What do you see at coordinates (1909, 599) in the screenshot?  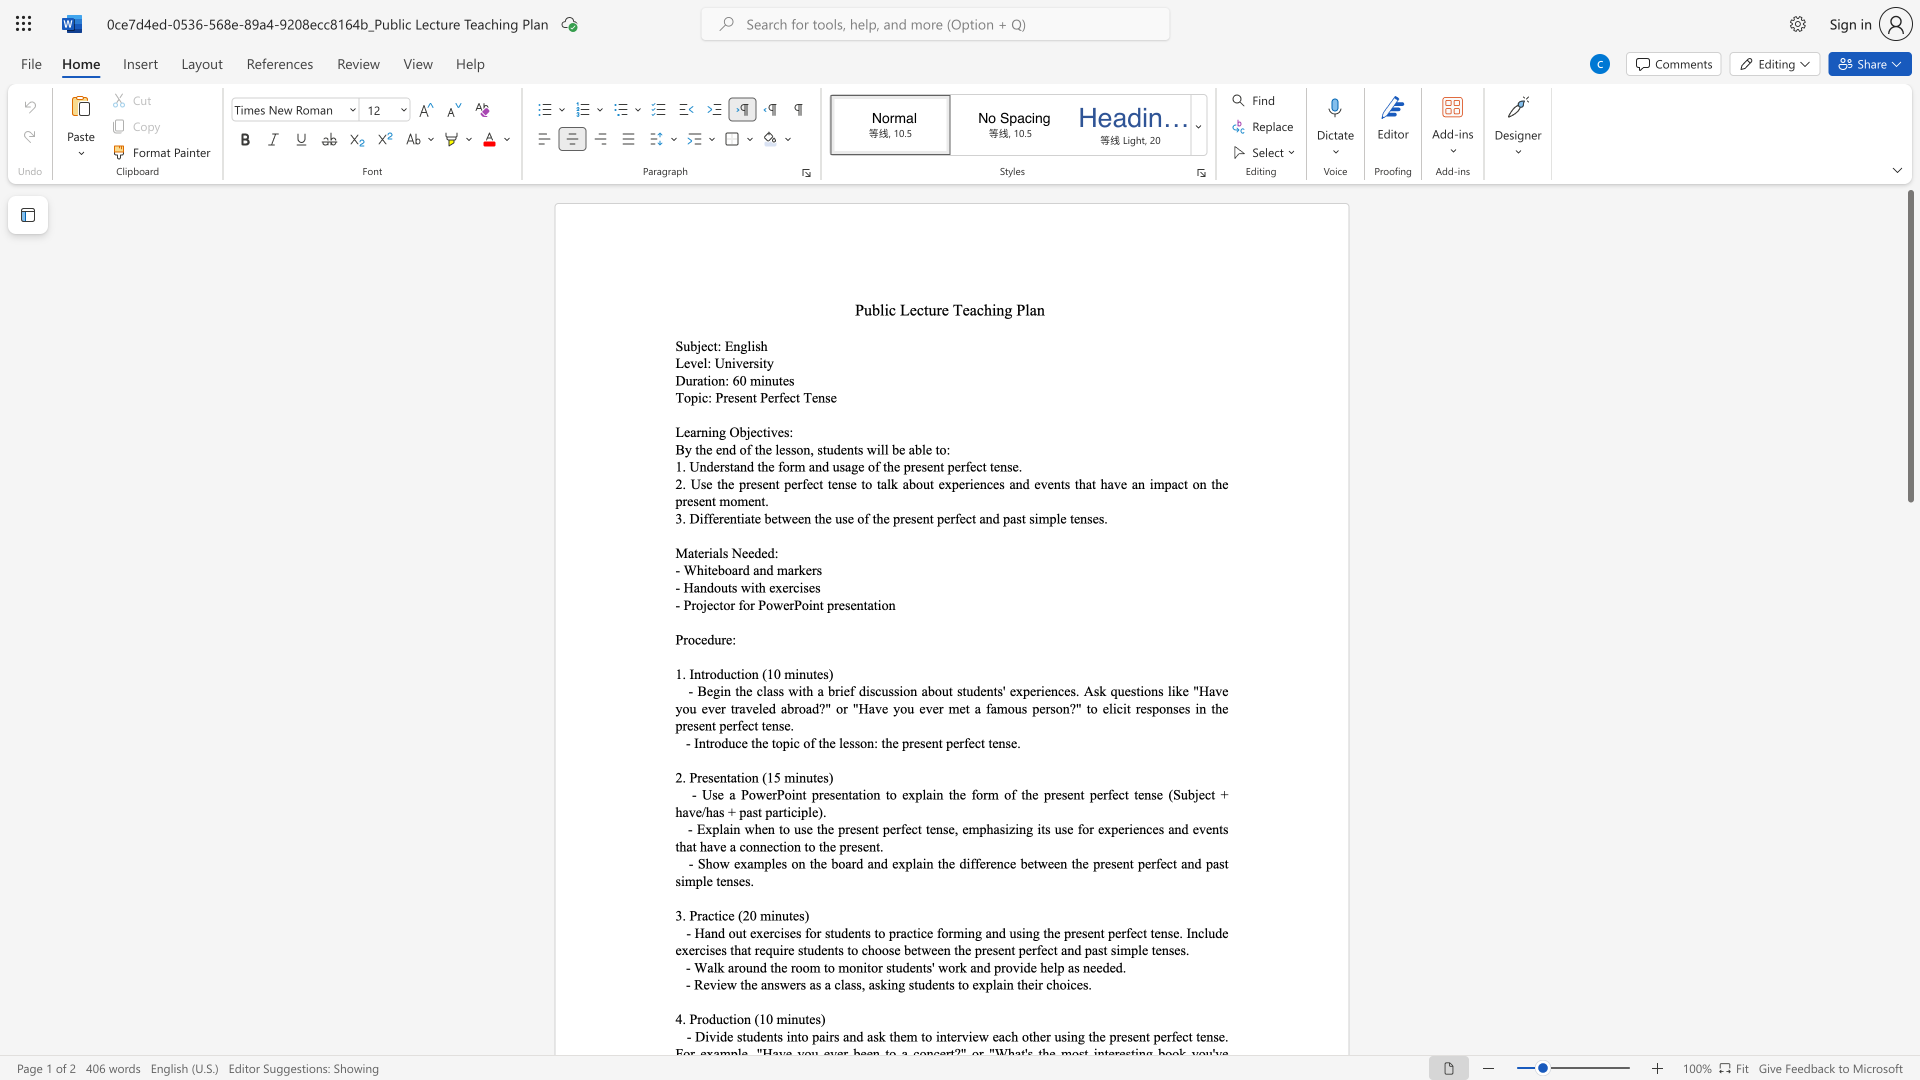 I see `the side scrollbar to bring the page down` at bounding box center [1909, 599].